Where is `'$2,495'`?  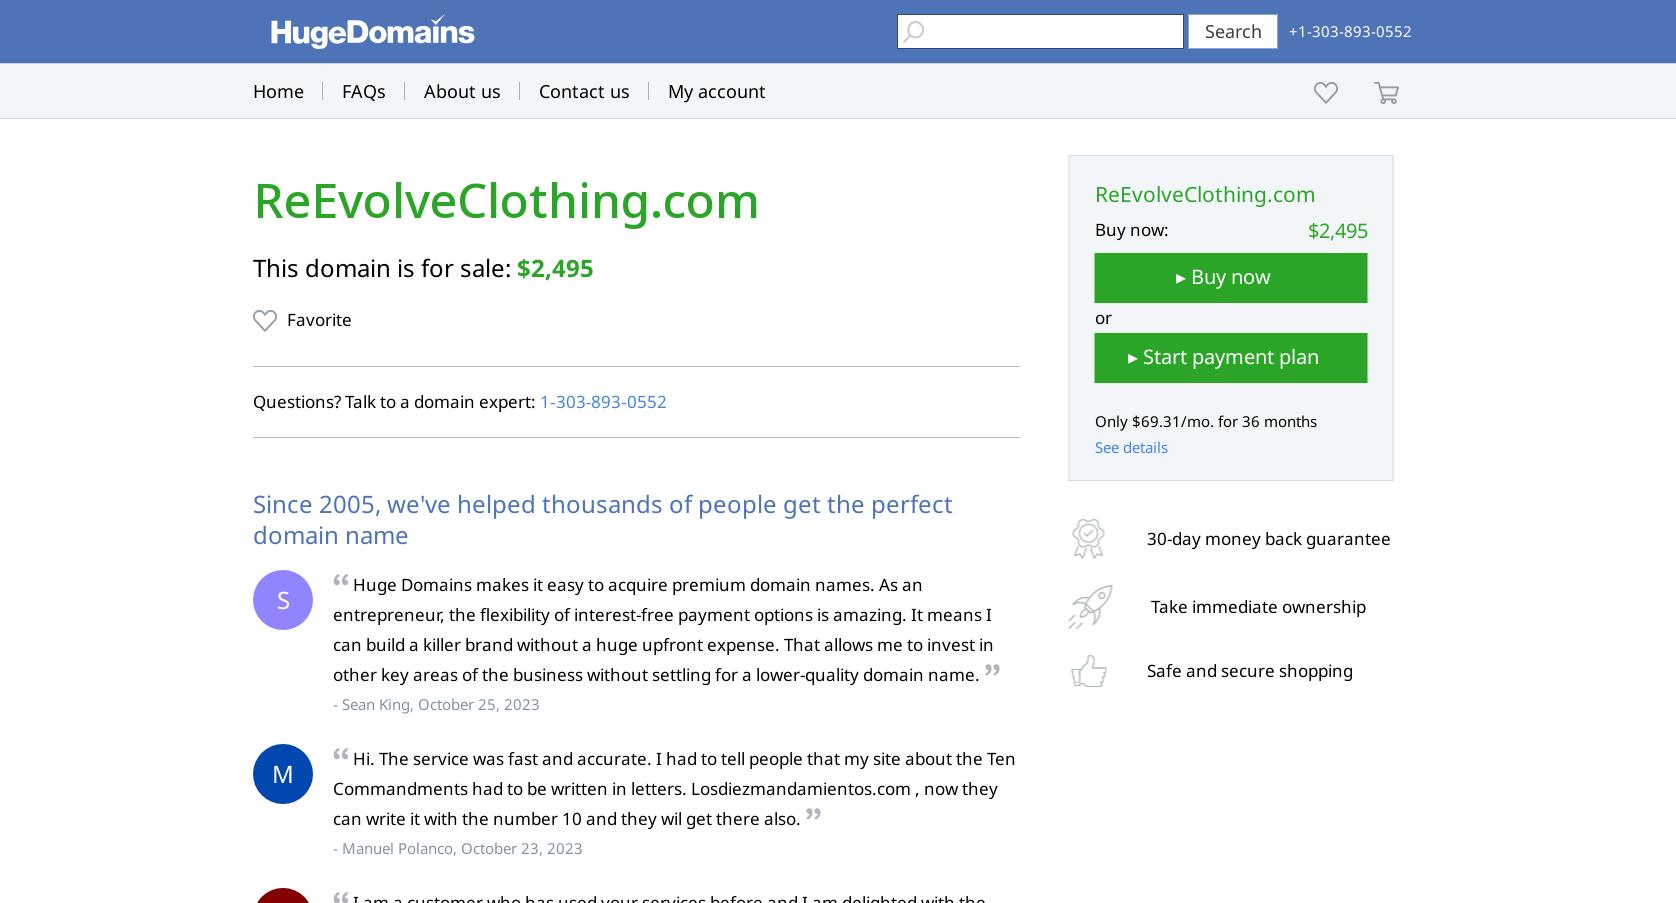 '$2,495' is located at coordinates (555, 266).